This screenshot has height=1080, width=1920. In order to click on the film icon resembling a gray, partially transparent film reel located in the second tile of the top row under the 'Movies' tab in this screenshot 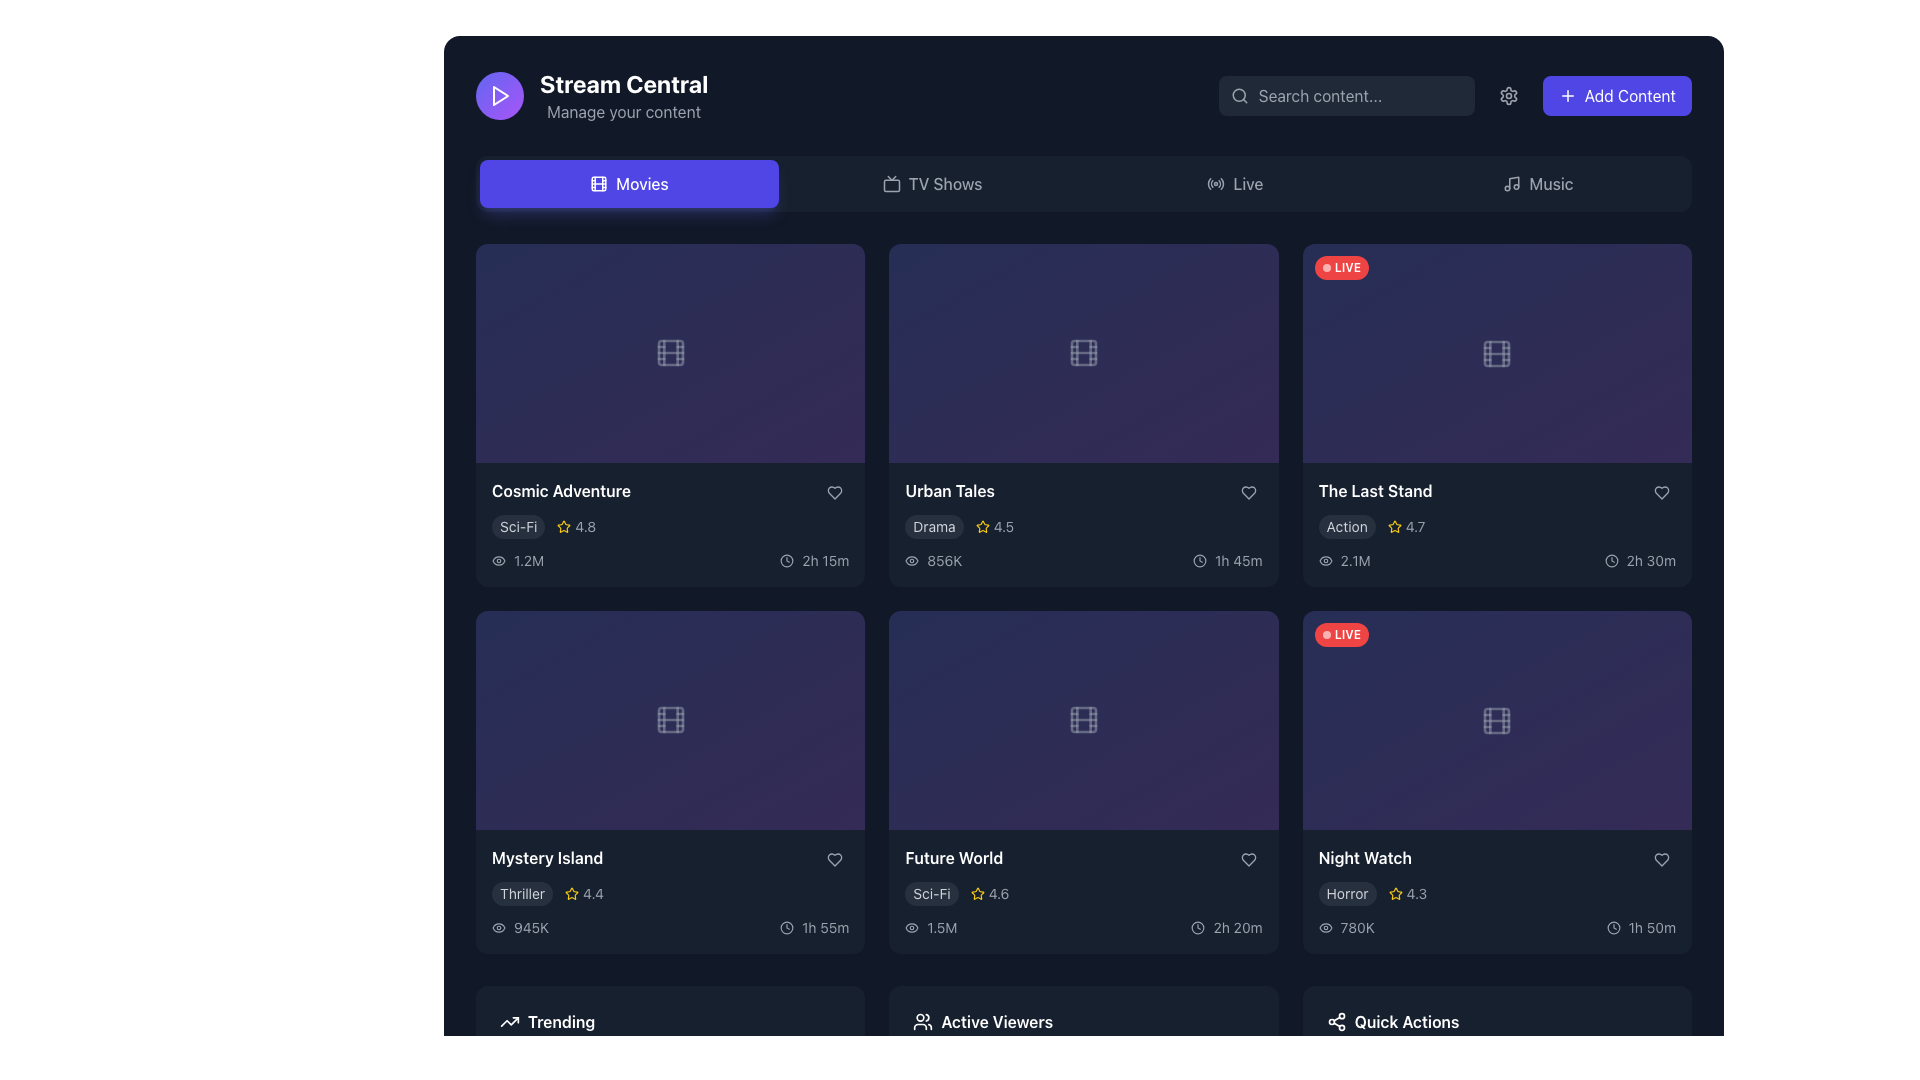, I will do `click(1083, 352)`.